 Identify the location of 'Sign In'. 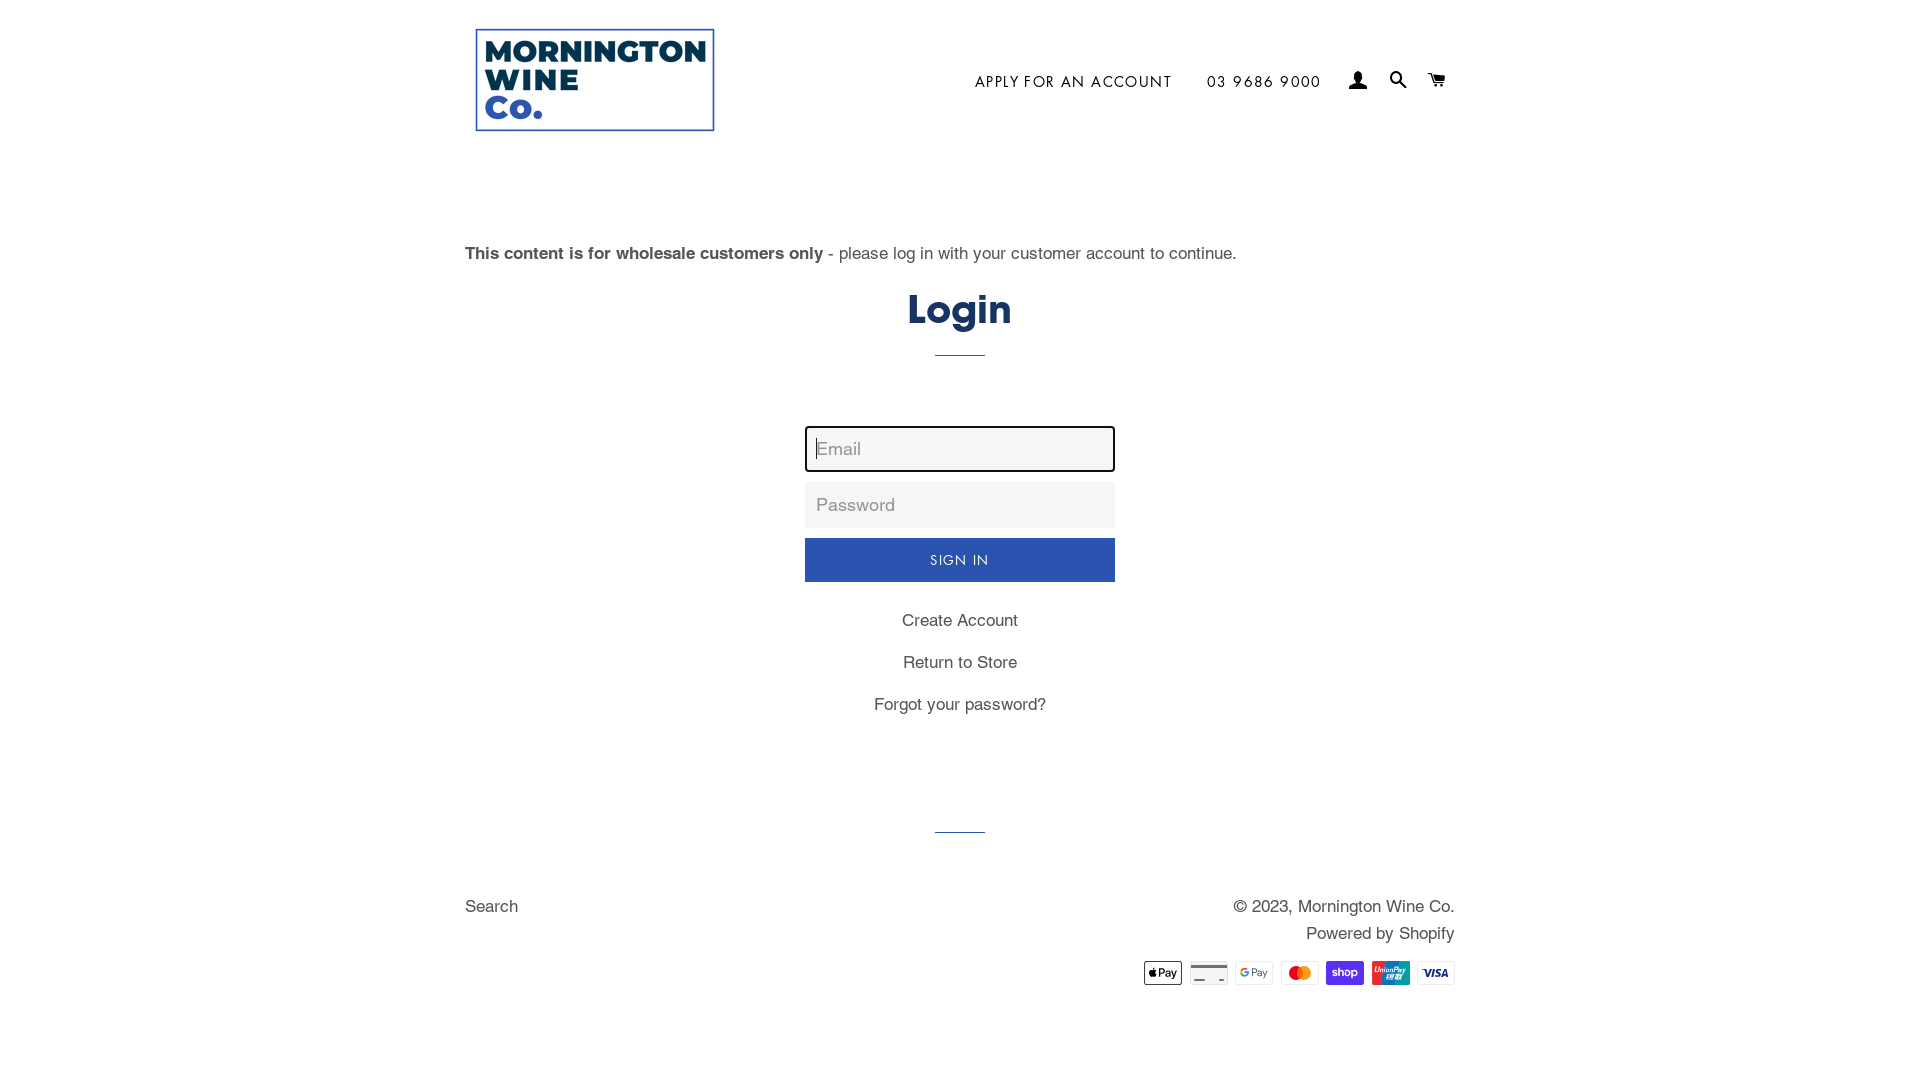
(960, 559).